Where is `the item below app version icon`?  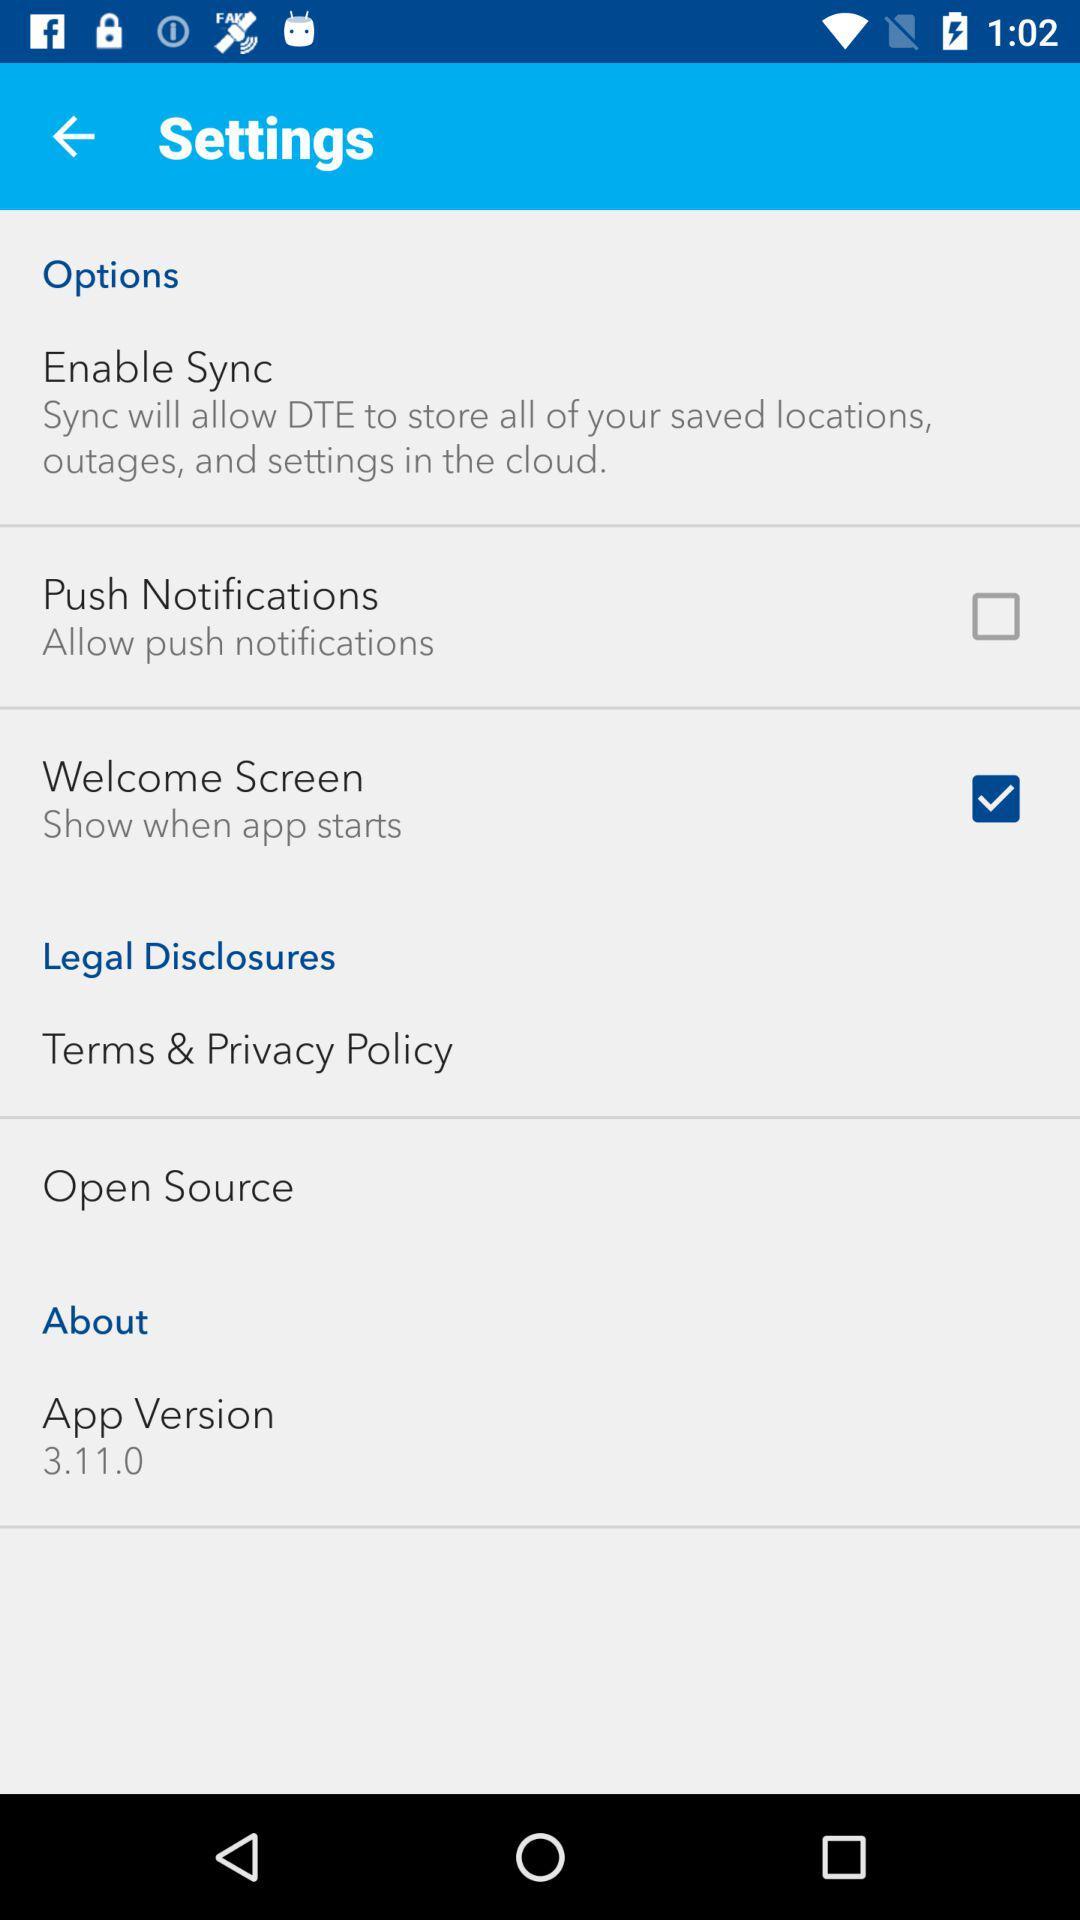 the item below app version icon is located at coordinates (92, 1460).